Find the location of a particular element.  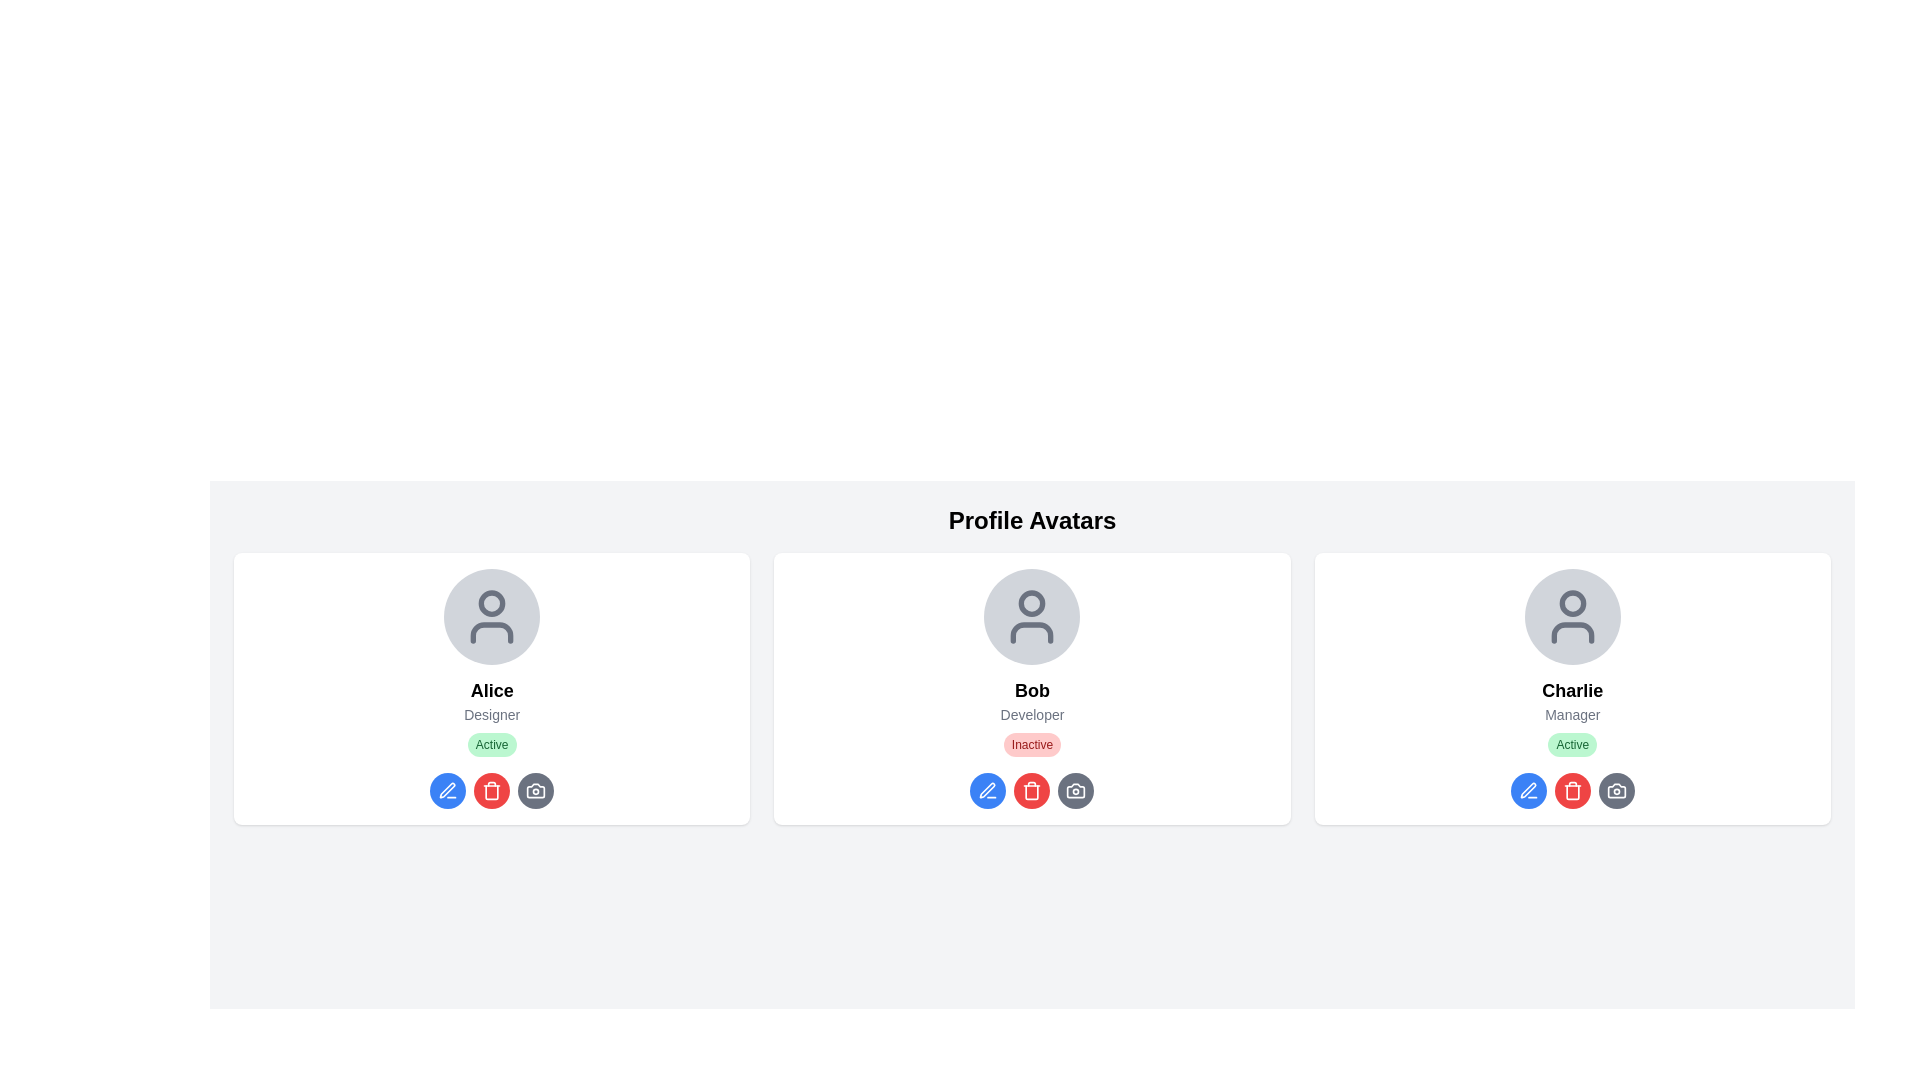

the static text label that describes the professional role or title of the individual represented by the card, located in the middle of the card beneath the 'Alice' label and above the 'Active' badge is located at coordinates (492, 713).